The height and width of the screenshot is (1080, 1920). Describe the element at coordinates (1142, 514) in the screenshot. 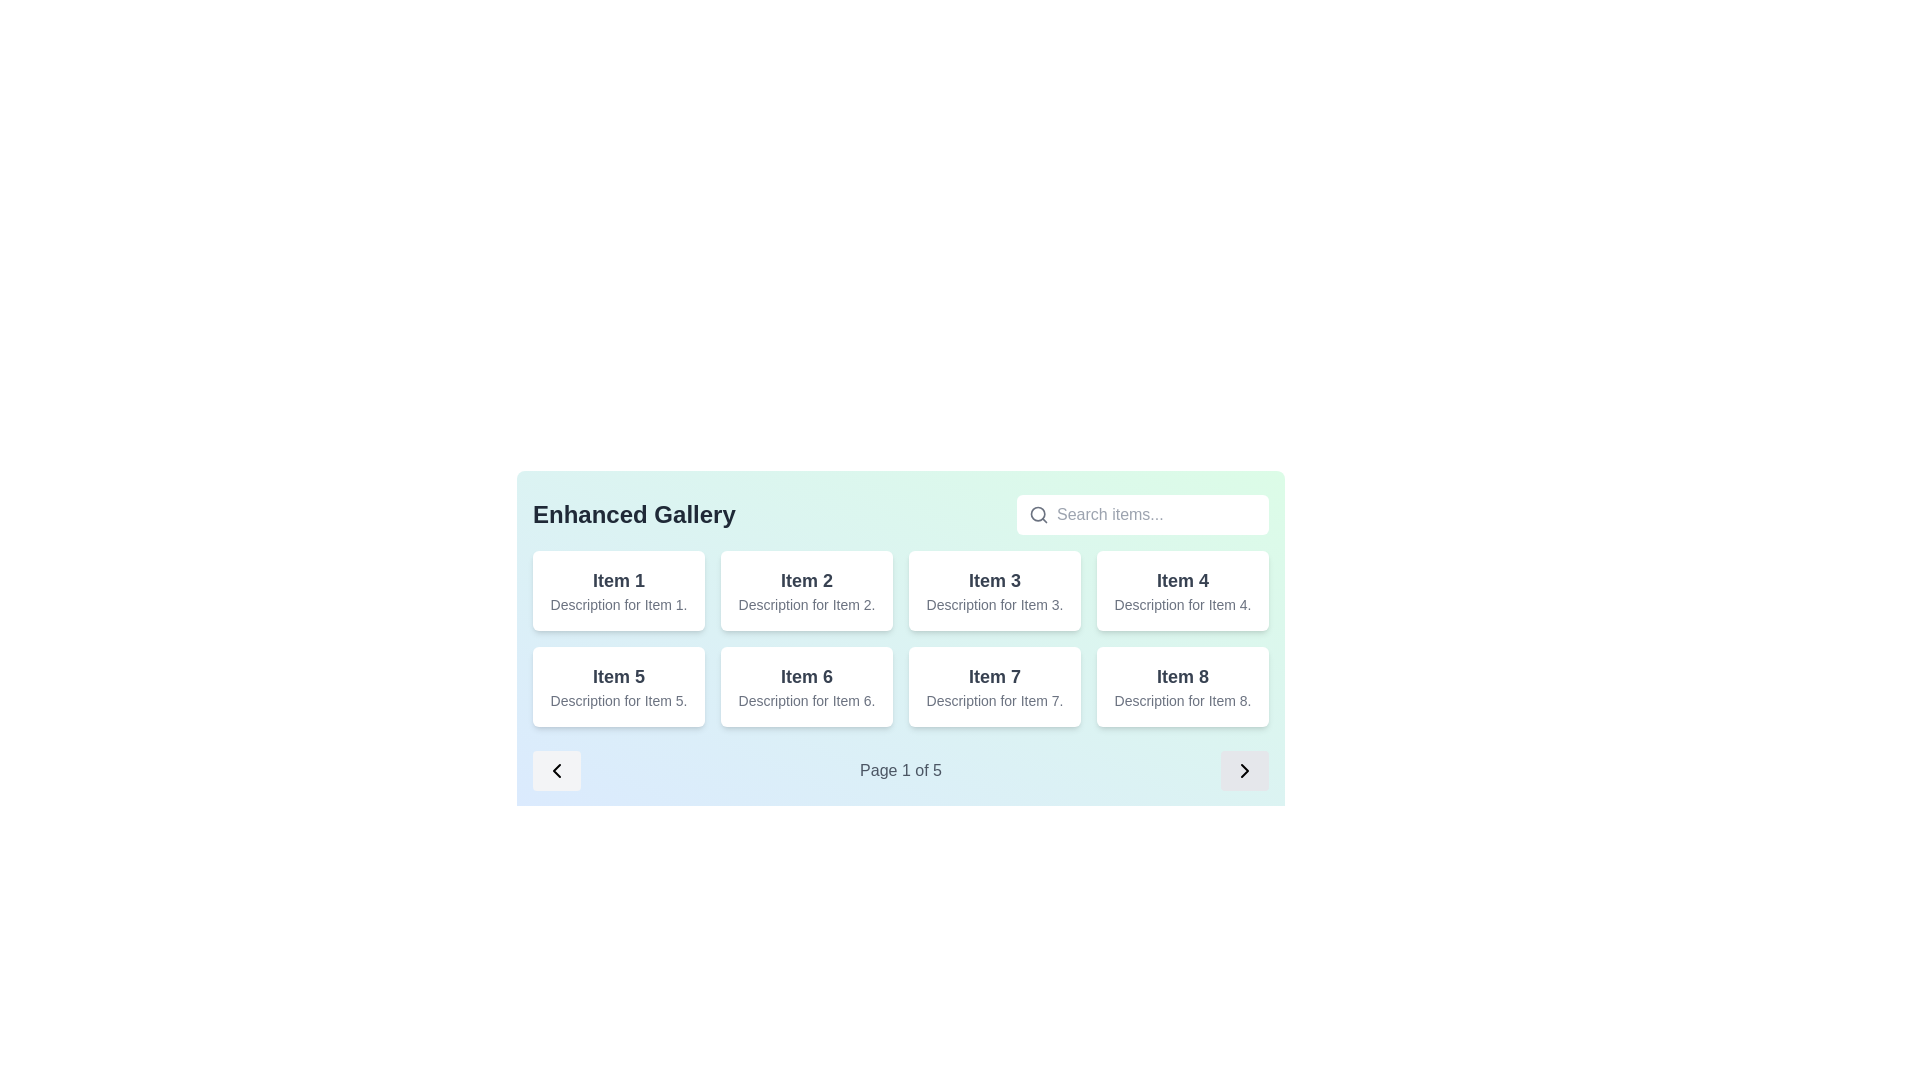

I see `the Search bar with an input field located at the top right corner of the Enhanced Gallery section, which features a gray magnifying glass icon and a placeholder text 'Search items...'` at that location.